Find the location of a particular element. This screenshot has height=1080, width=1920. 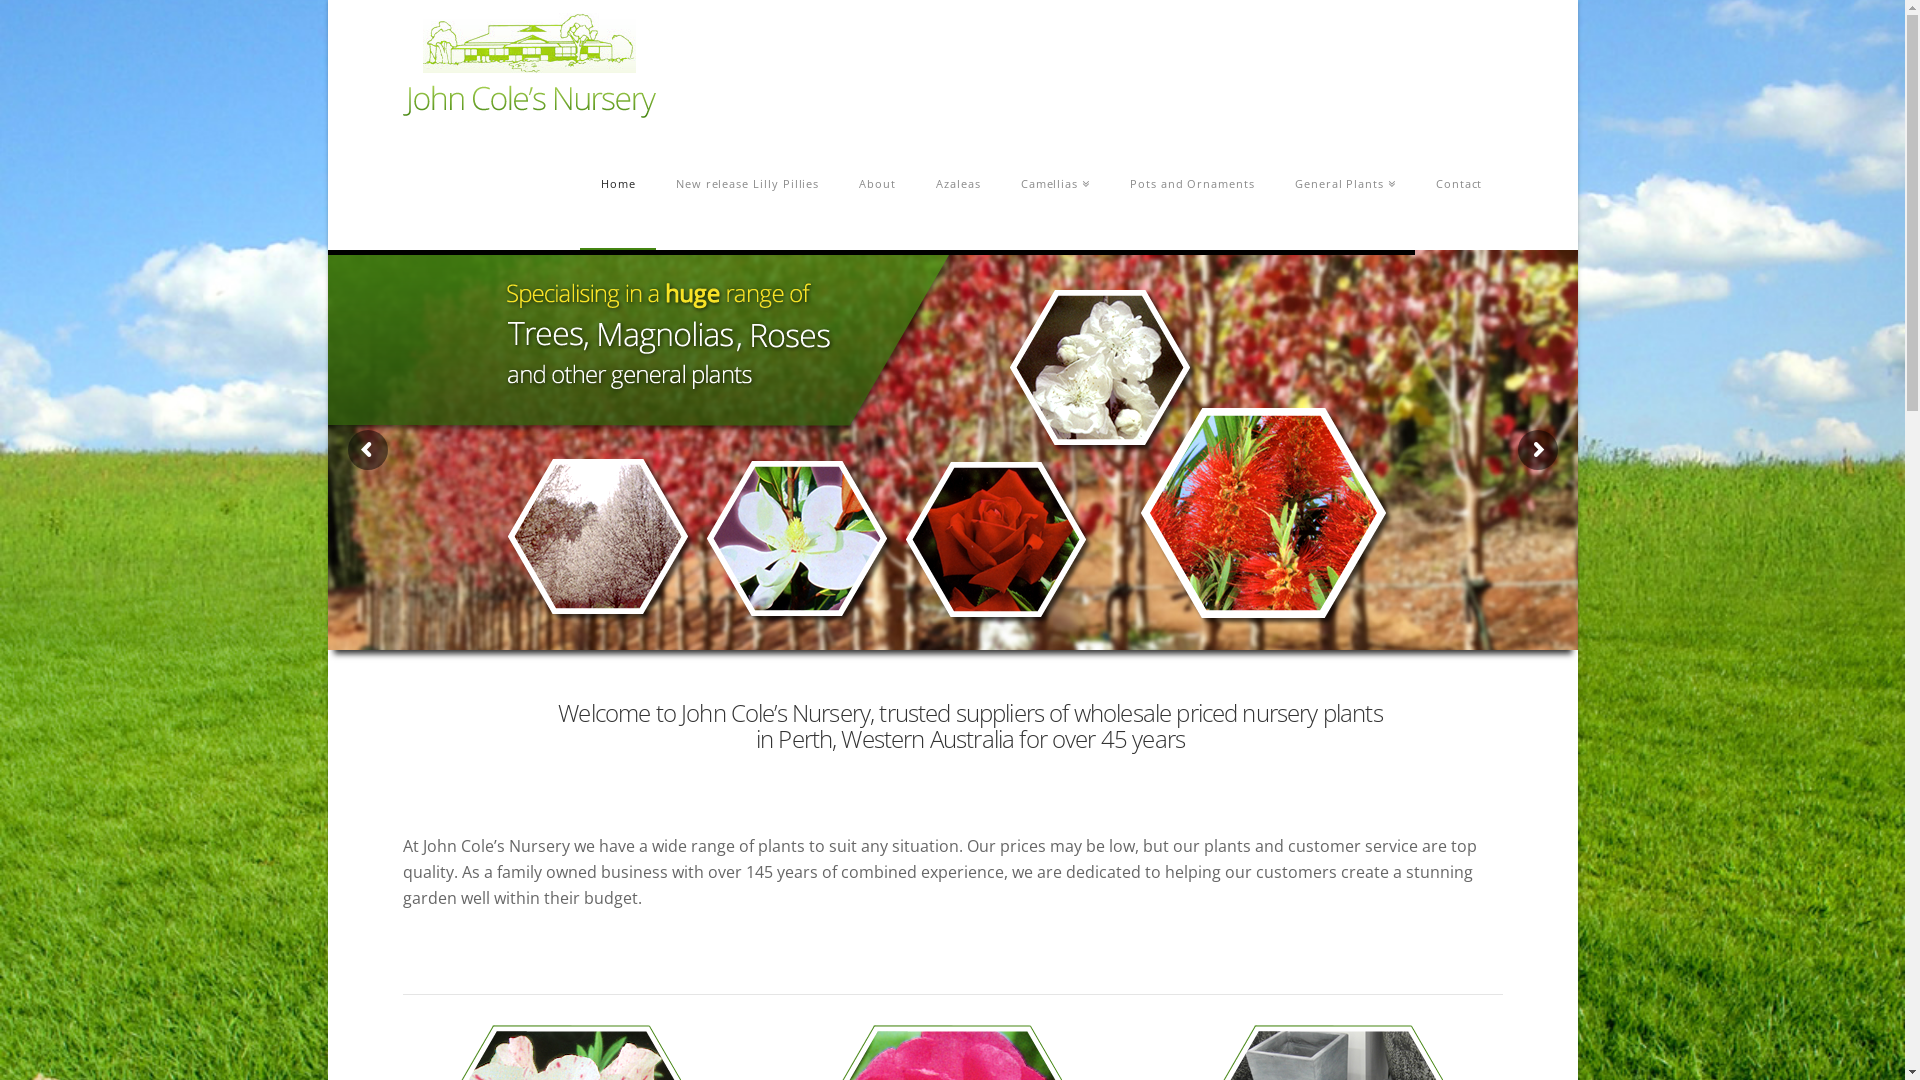

'Contact' is located at coordinates (1415, 182).